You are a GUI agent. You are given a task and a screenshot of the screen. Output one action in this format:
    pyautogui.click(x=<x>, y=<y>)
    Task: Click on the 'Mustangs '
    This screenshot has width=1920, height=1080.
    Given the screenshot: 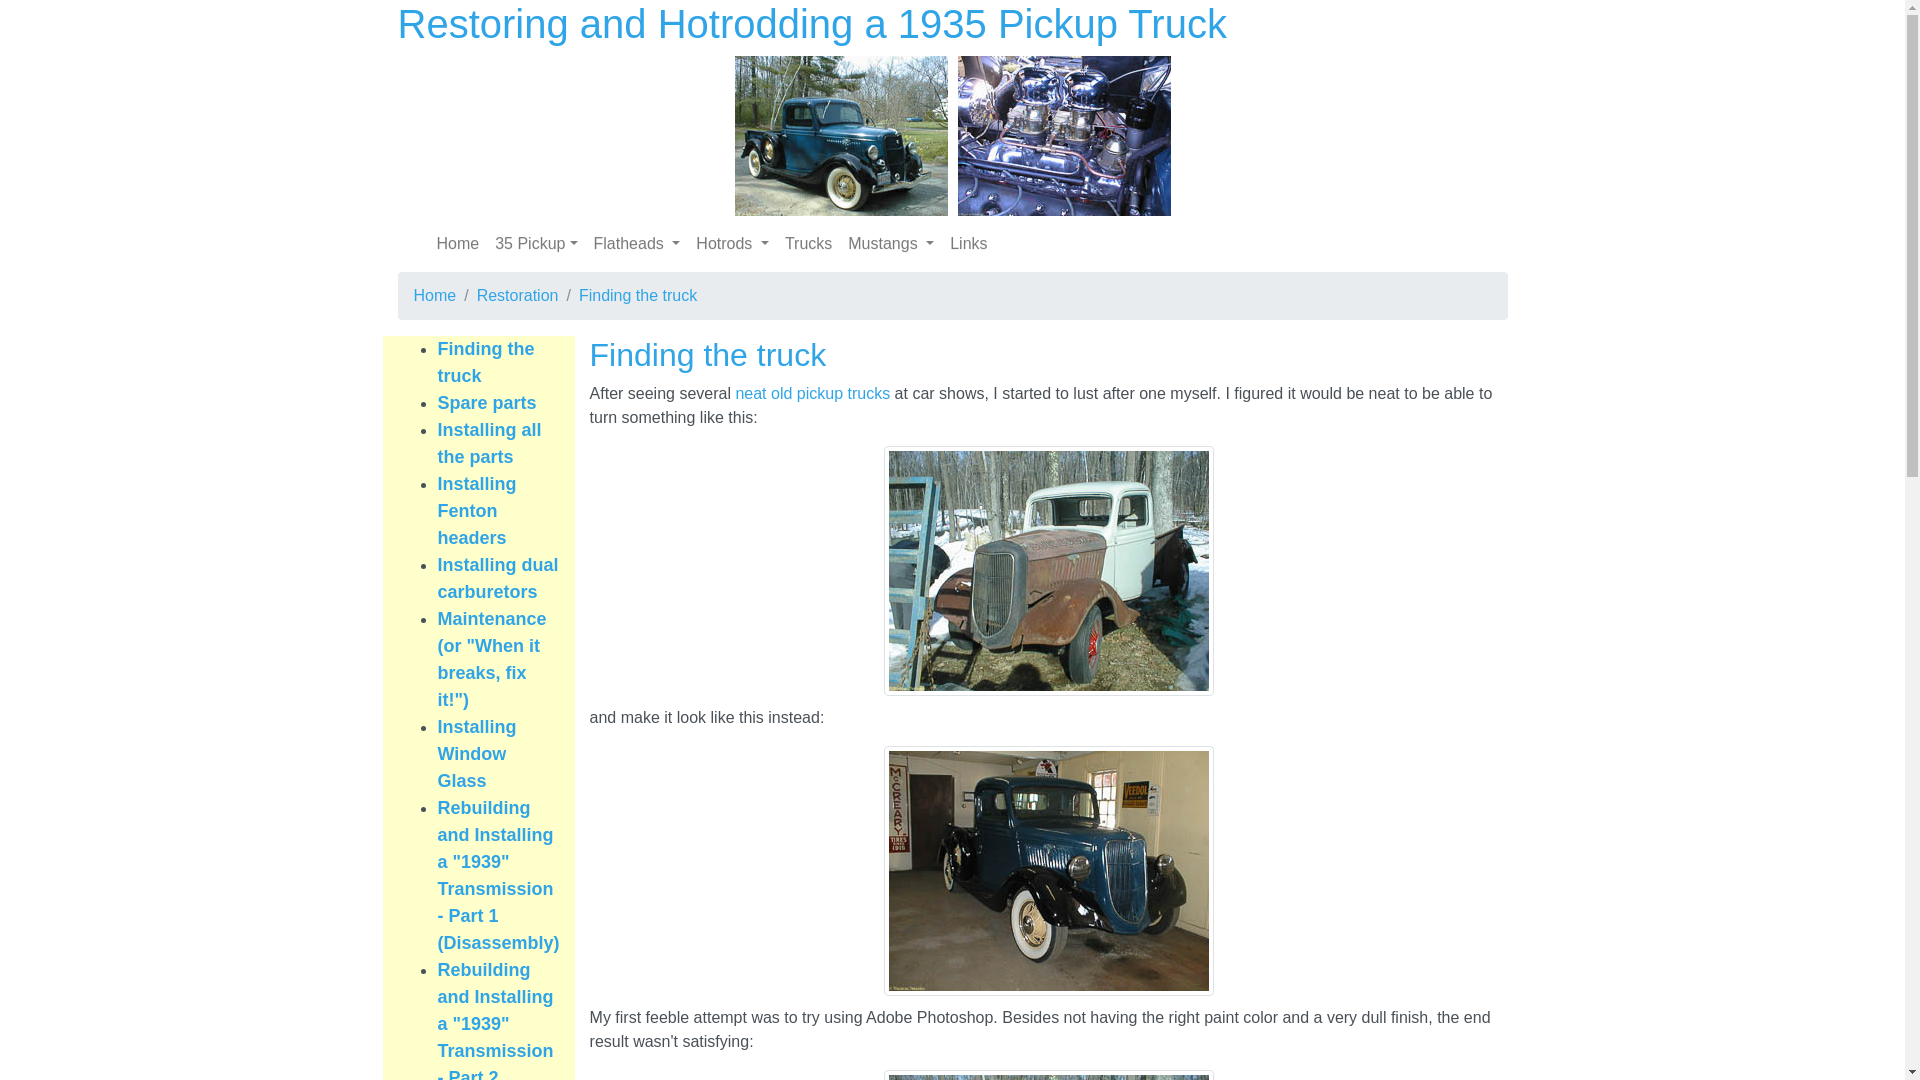 What is the action you would take?
    pyautogui.click(x=840, y=242)
    